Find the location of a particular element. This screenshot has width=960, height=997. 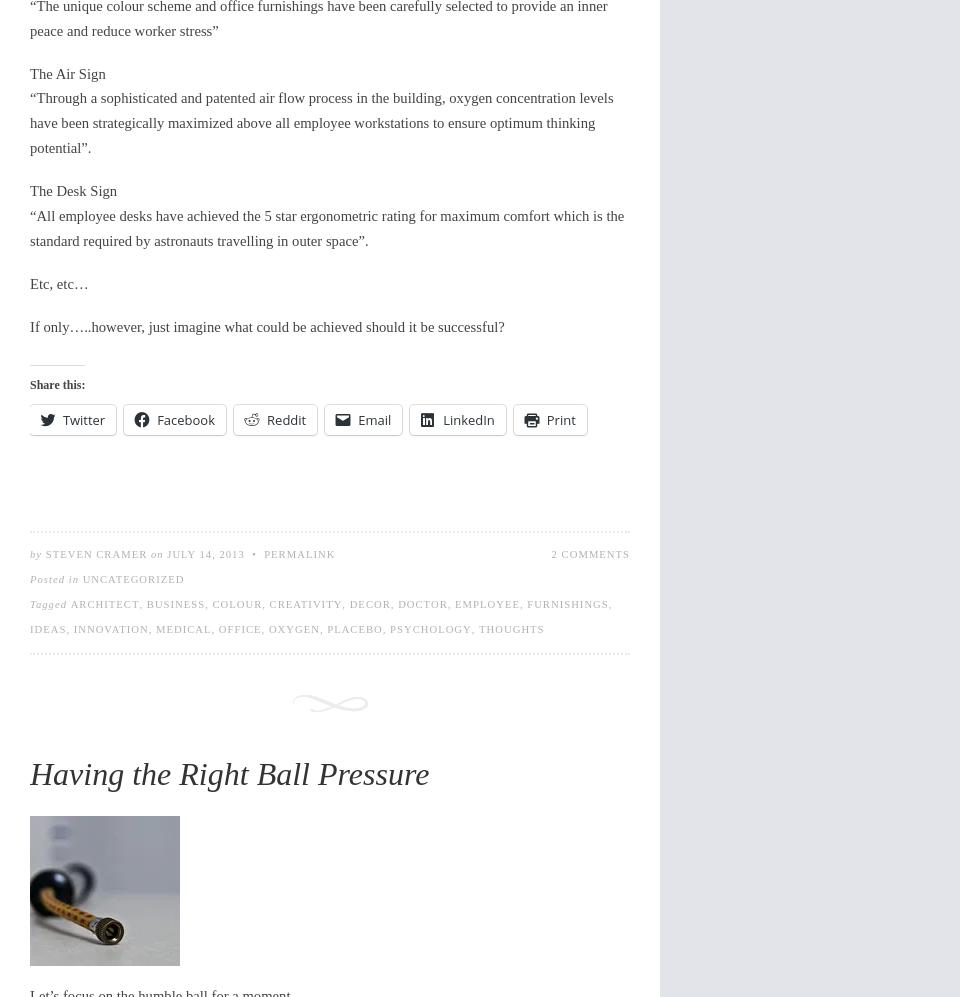

'ideas' is located at coordinates (47, 627).